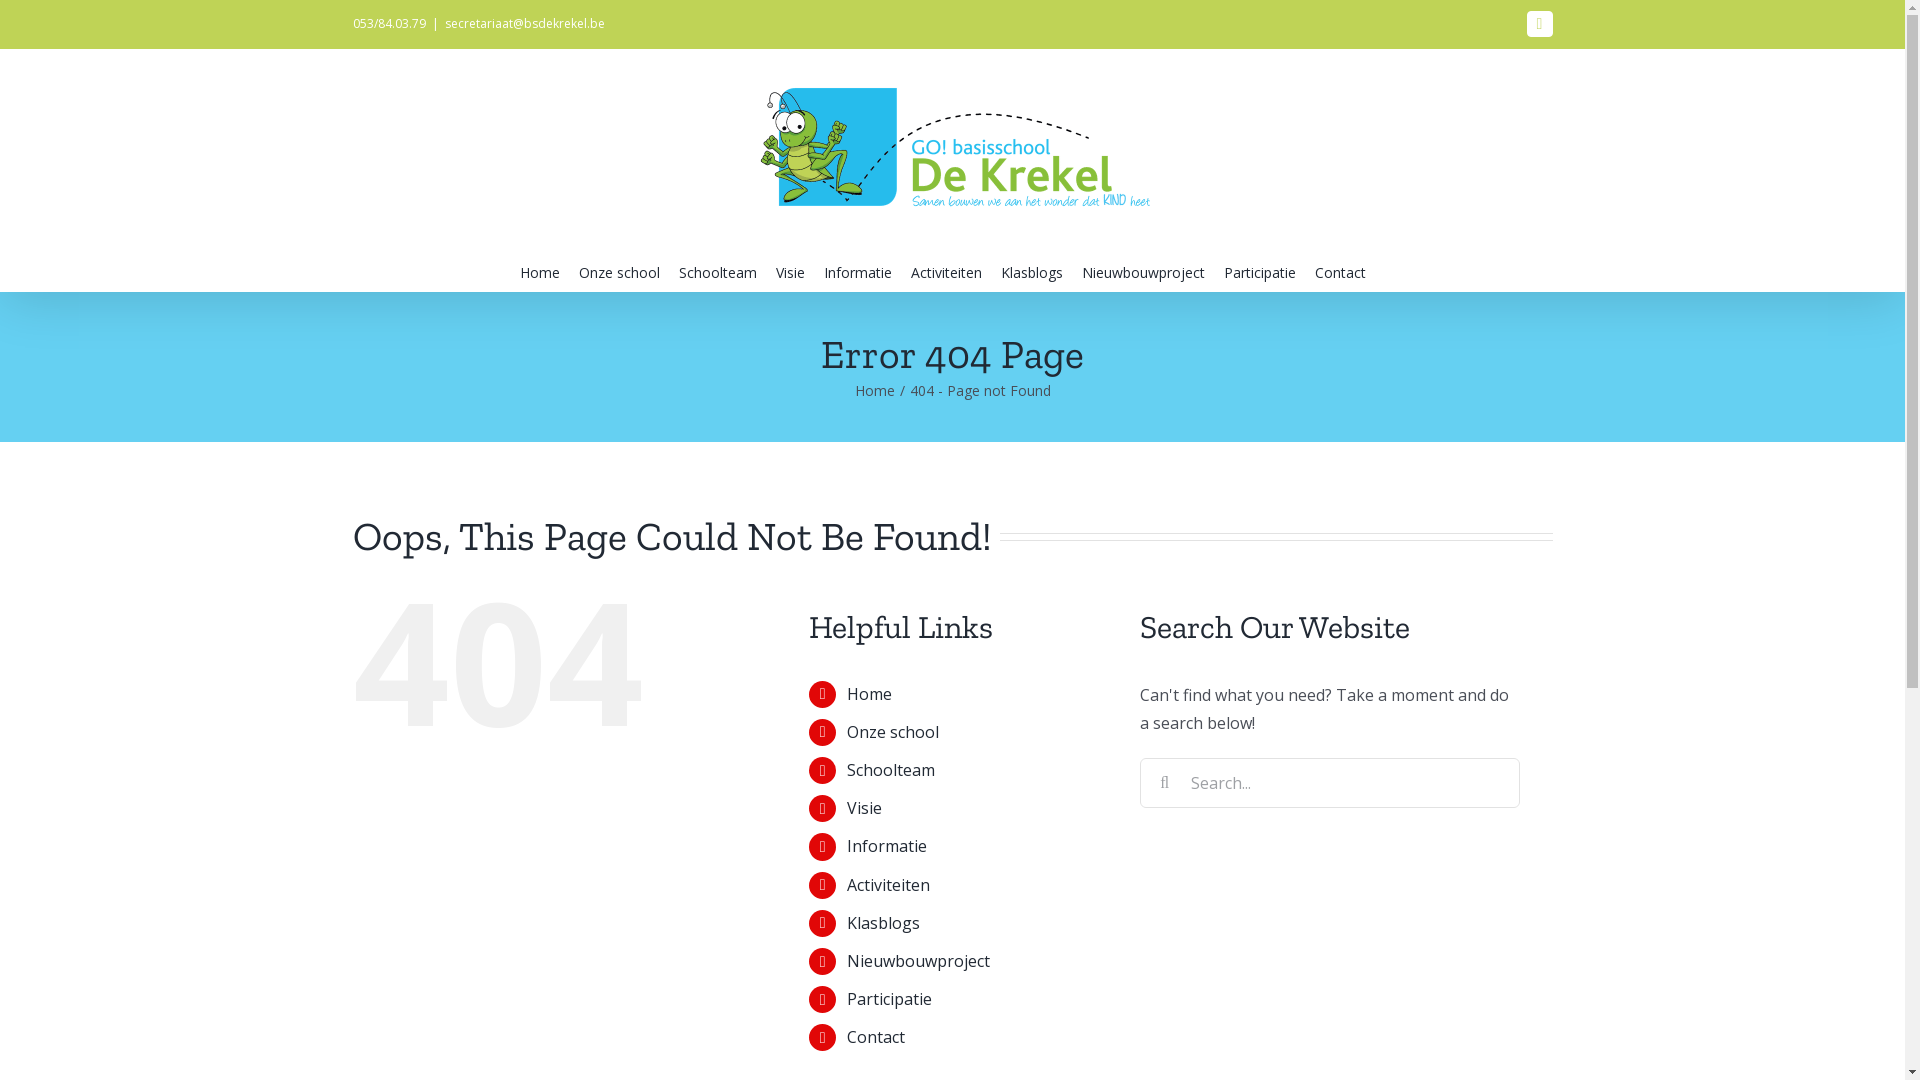 Image resolution: width=1920 pixels, height=1080 pixels. What do you see at coordinates (1258, 270) in the screenshot?
I see `'Participatie'` at bounding box center [1258, 270].